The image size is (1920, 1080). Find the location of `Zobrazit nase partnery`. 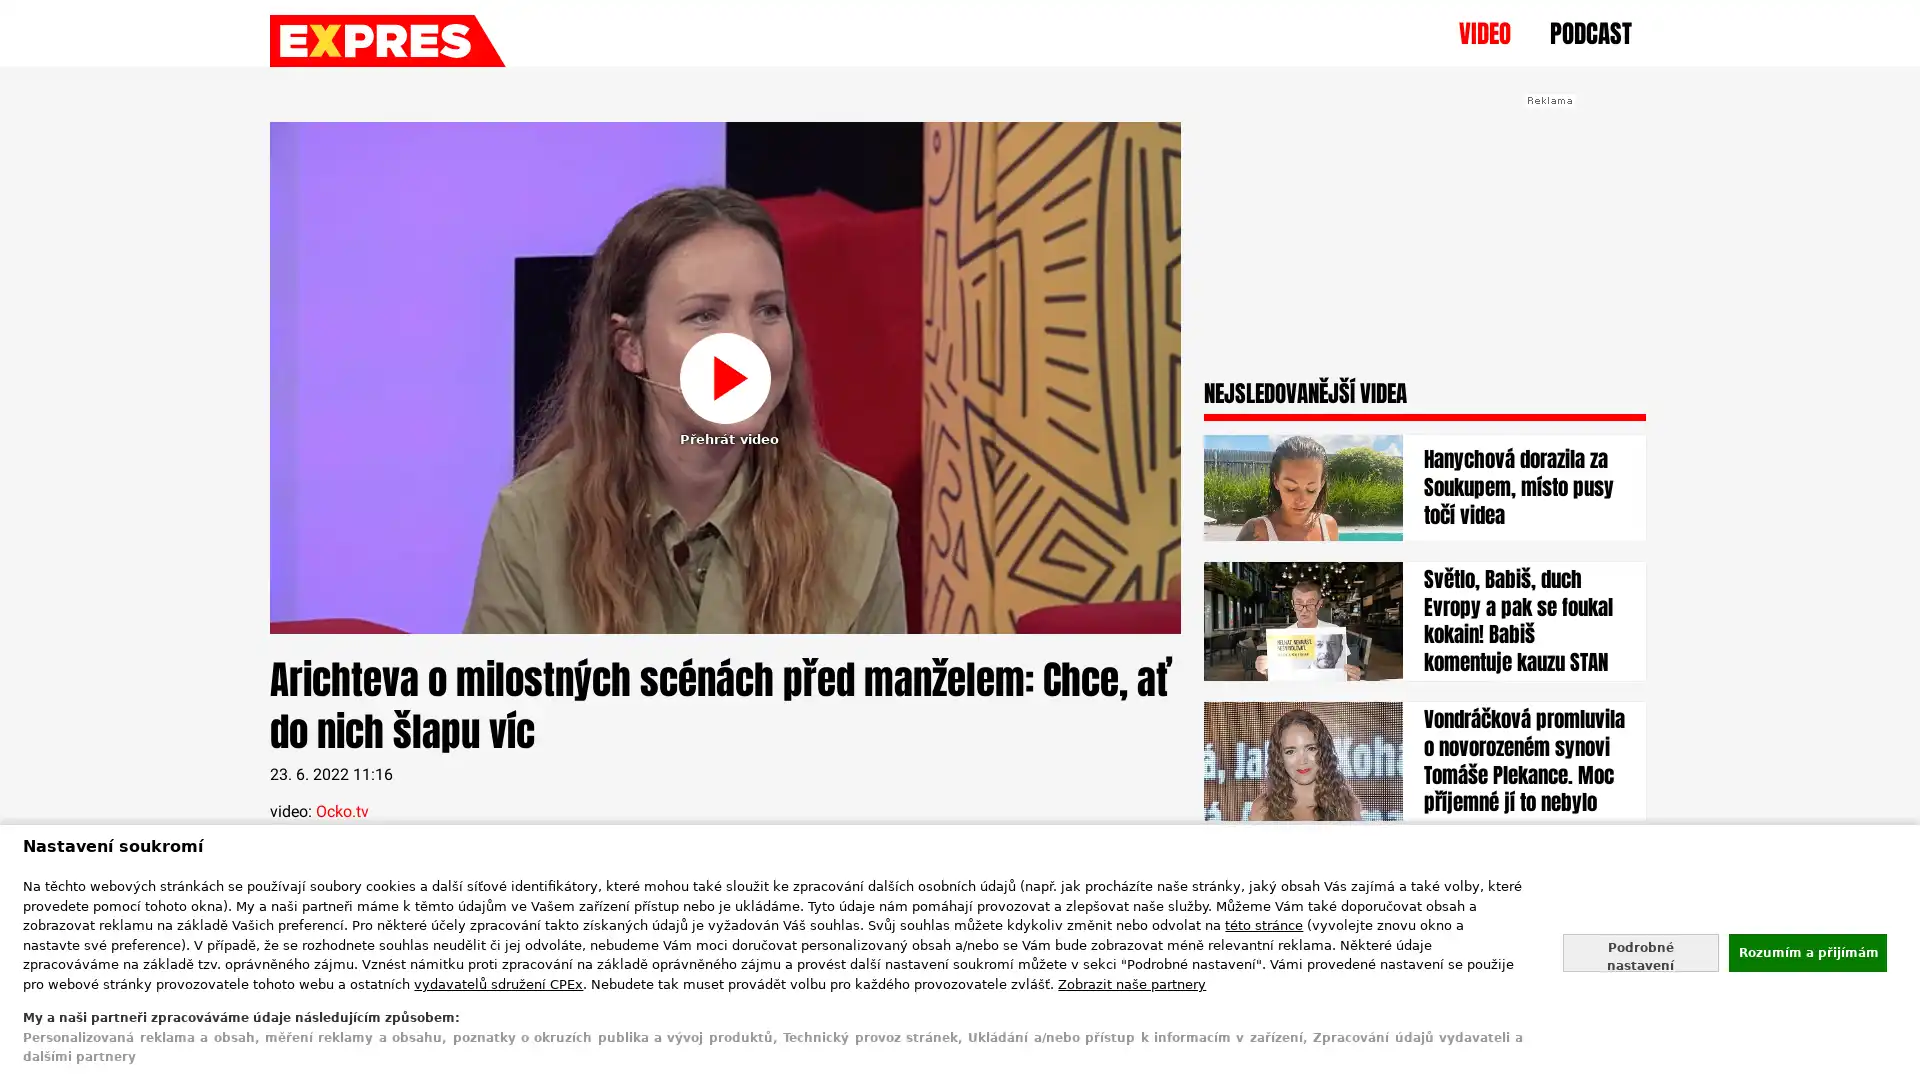

Zobrazit nase partnery is located at coordinates (1132, 982).